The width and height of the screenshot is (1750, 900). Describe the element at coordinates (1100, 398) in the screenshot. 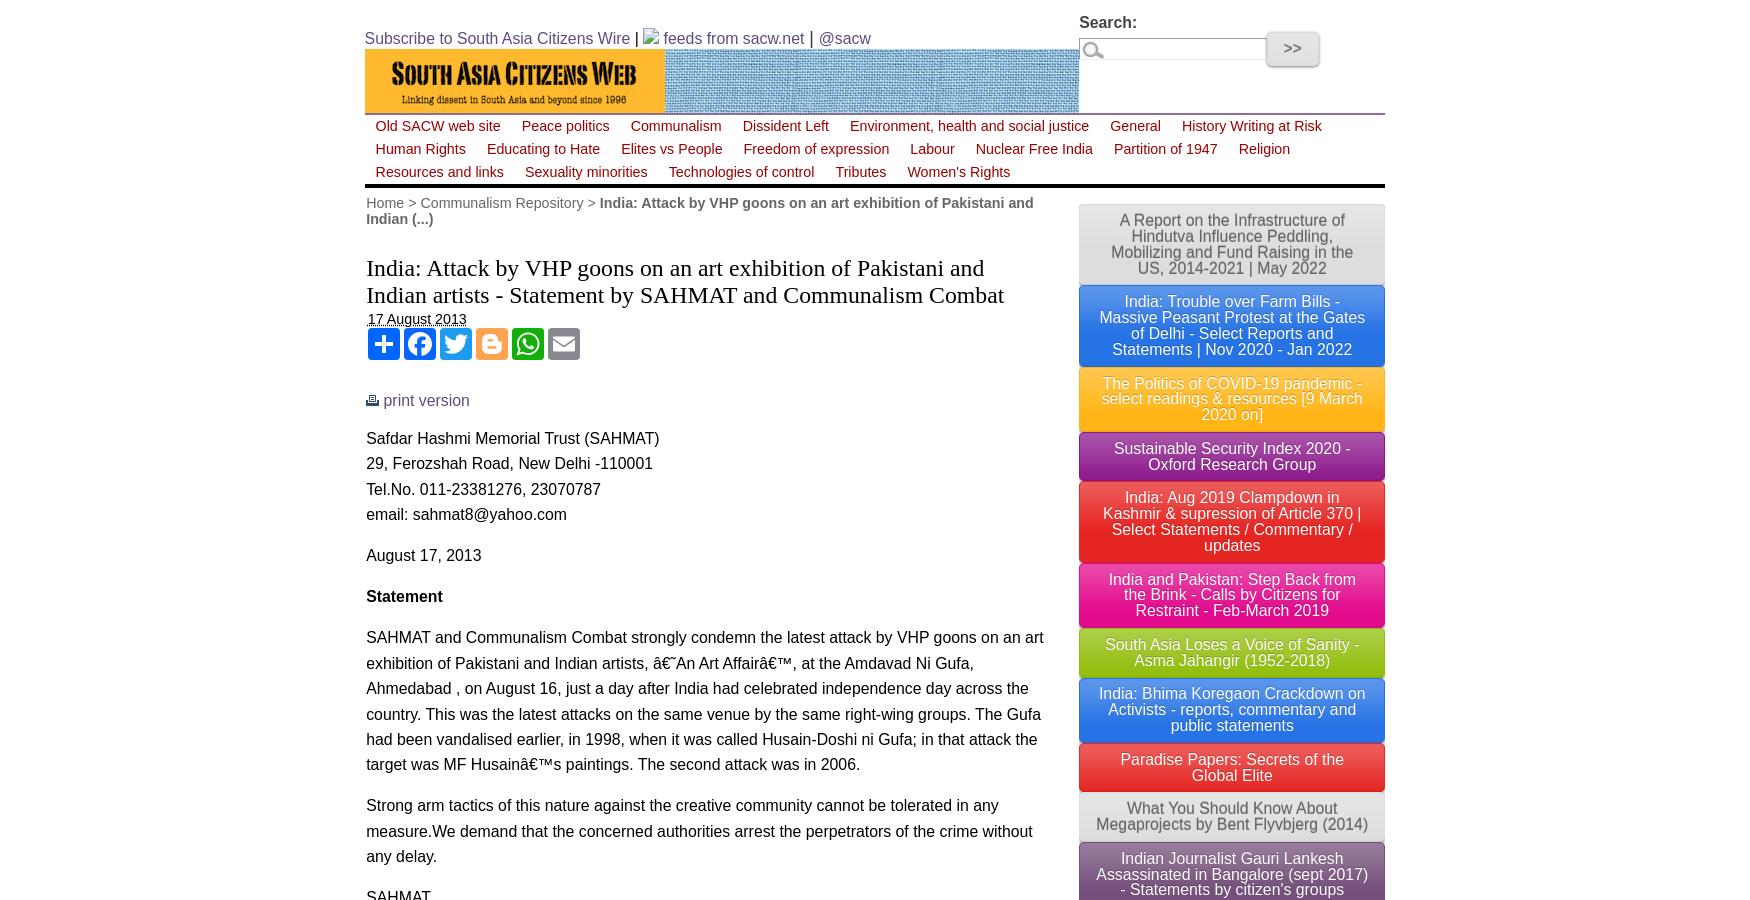

I see `'The Politics of COVID-19 pandemic - select readings & resources [9 March 2020 on]'` at that location.